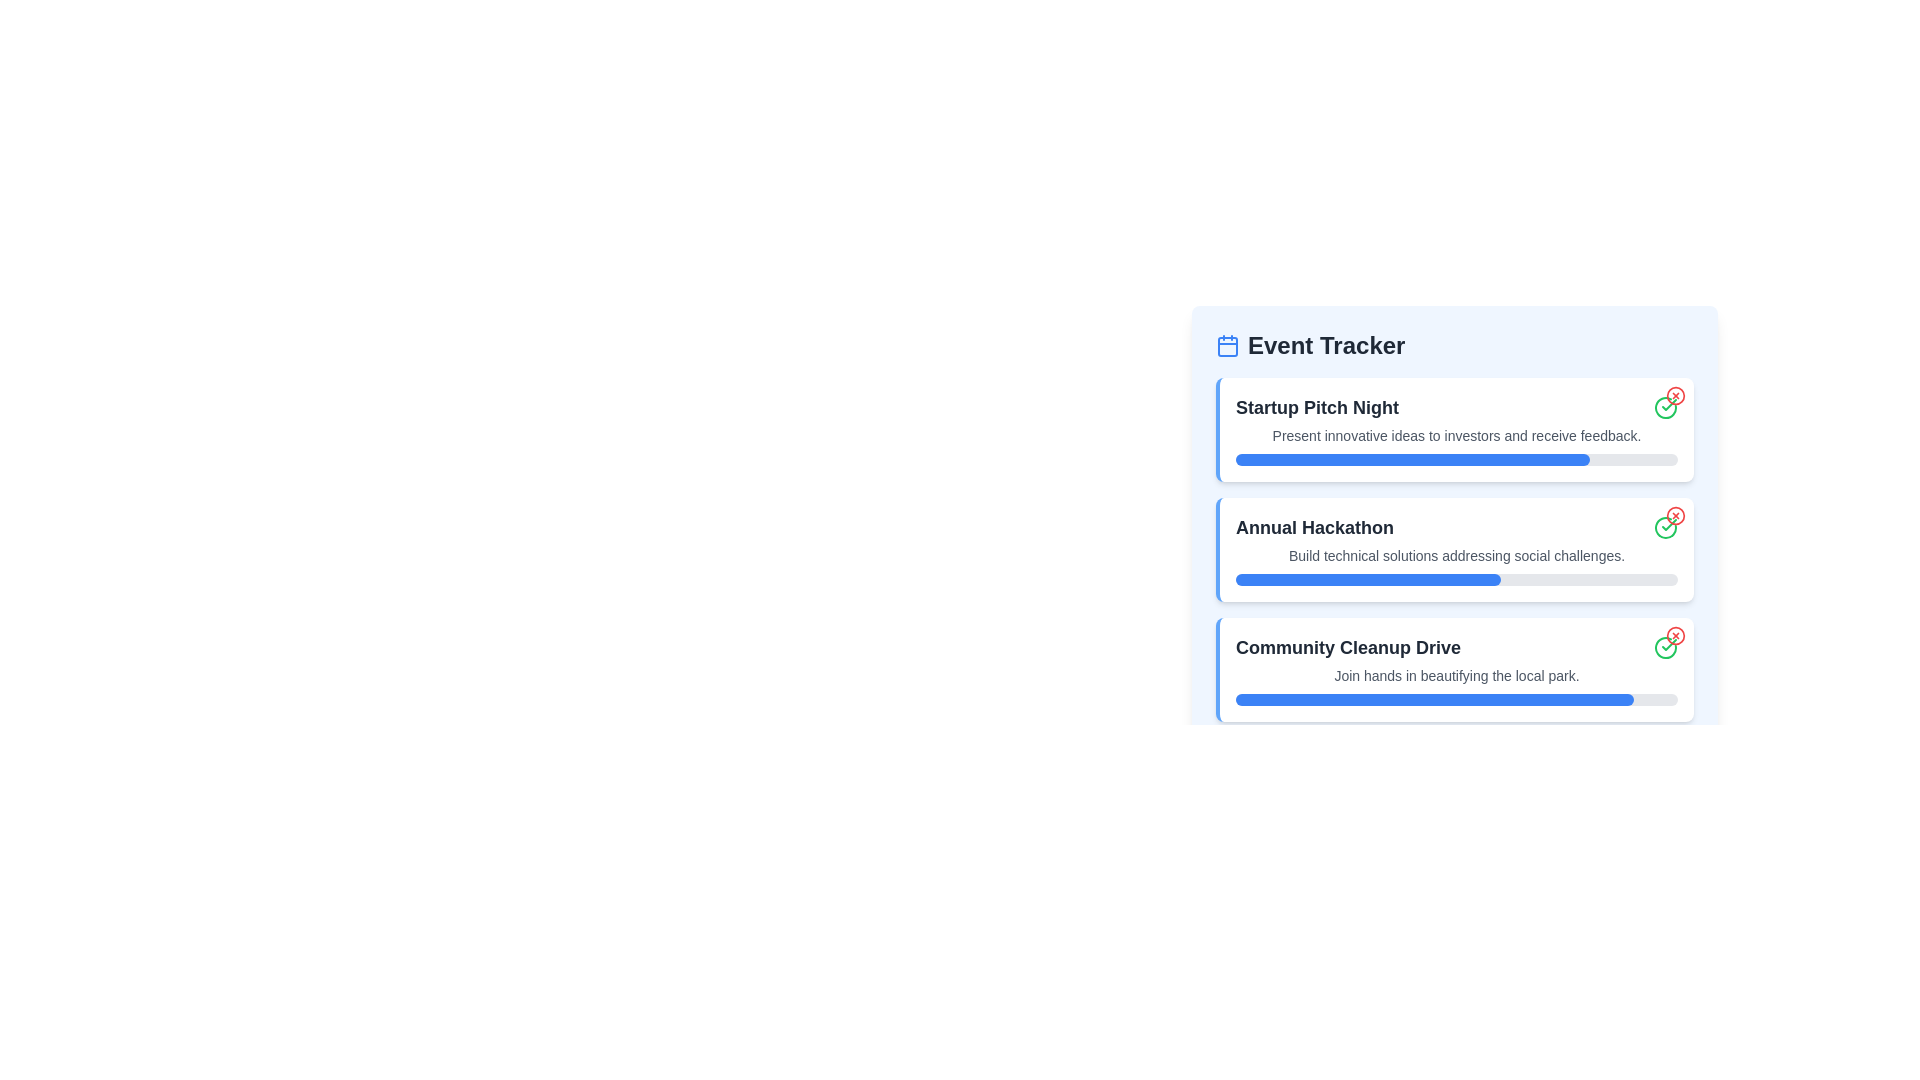  What do you see at coordinates (1411, 459) in the screenshot?
I see `the Progress Indicator that visually indicates the progress or completion percentage for the 'Startup Pitch Night' in the 'Event Tracker' section` at bounding box center [1411, 459].